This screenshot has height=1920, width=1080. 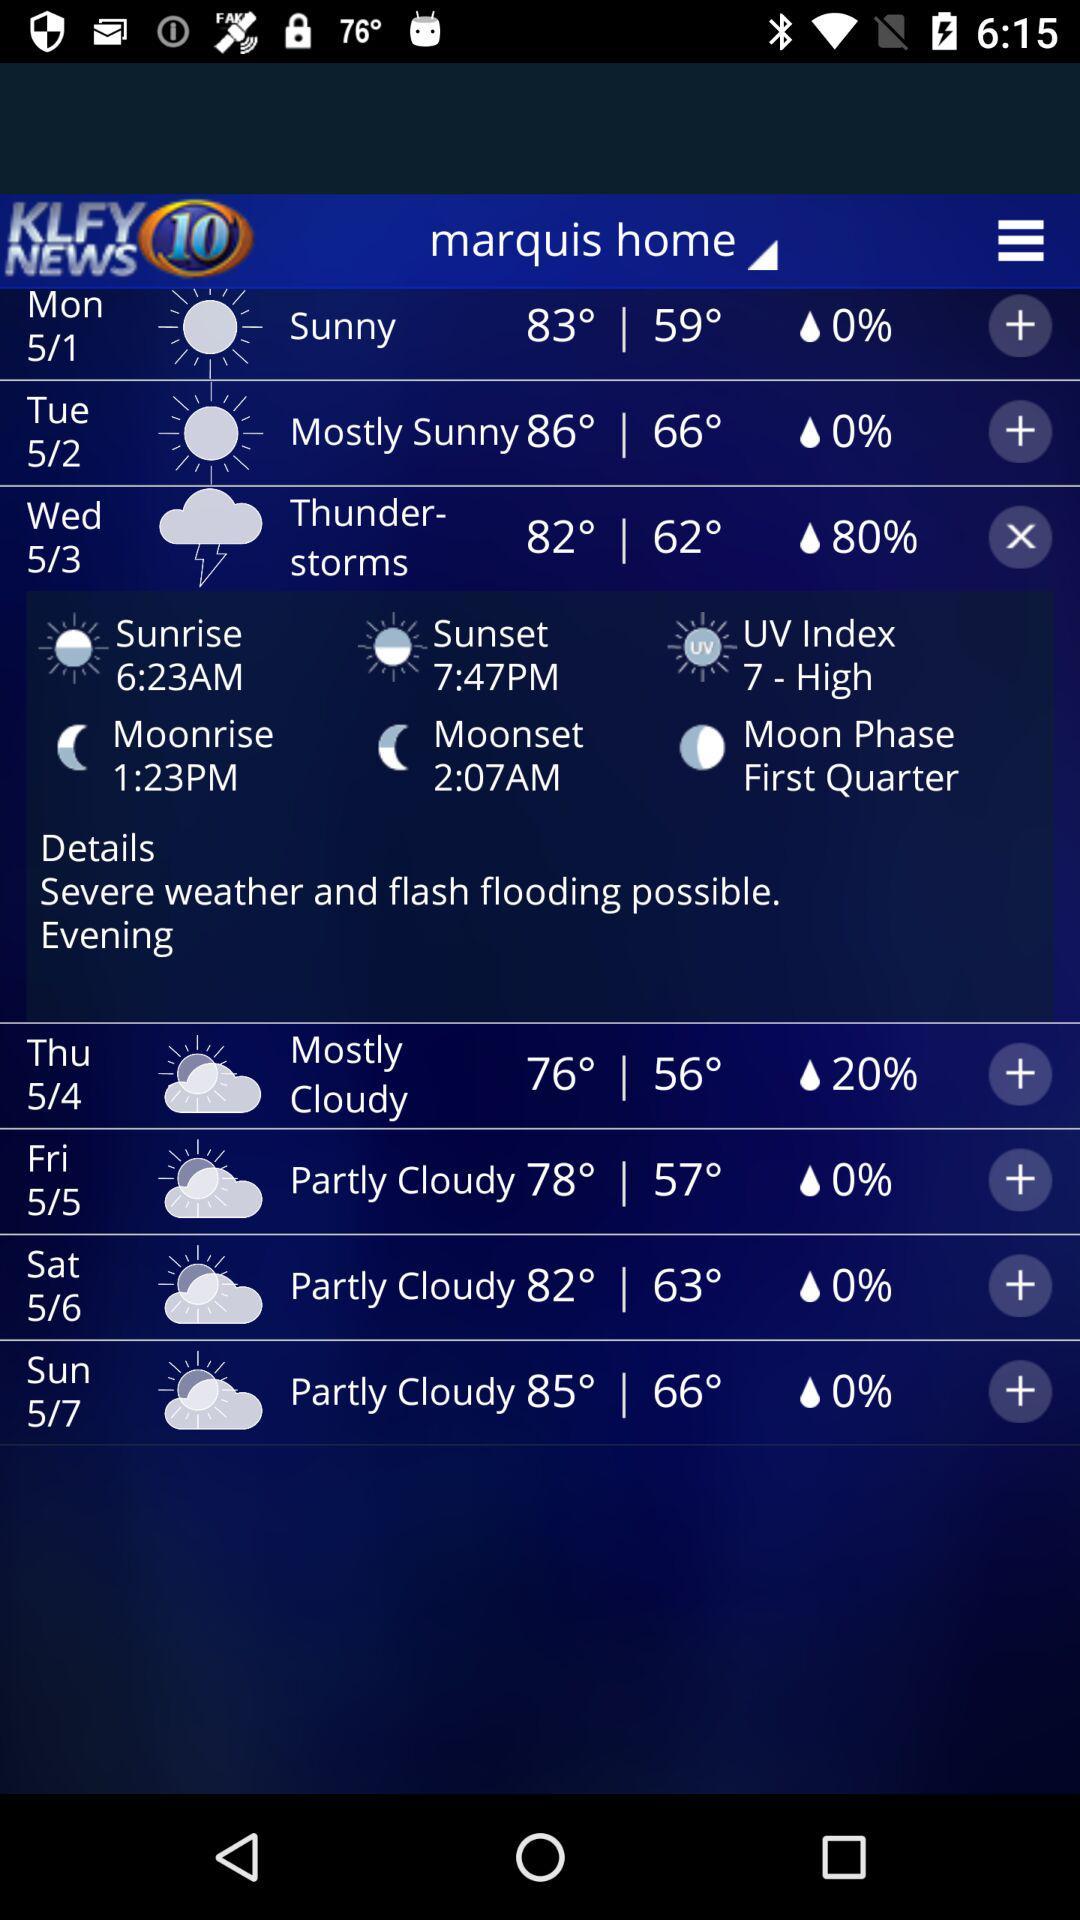 I want to click on item to the left of the sunny, so click(x=131, y=240).